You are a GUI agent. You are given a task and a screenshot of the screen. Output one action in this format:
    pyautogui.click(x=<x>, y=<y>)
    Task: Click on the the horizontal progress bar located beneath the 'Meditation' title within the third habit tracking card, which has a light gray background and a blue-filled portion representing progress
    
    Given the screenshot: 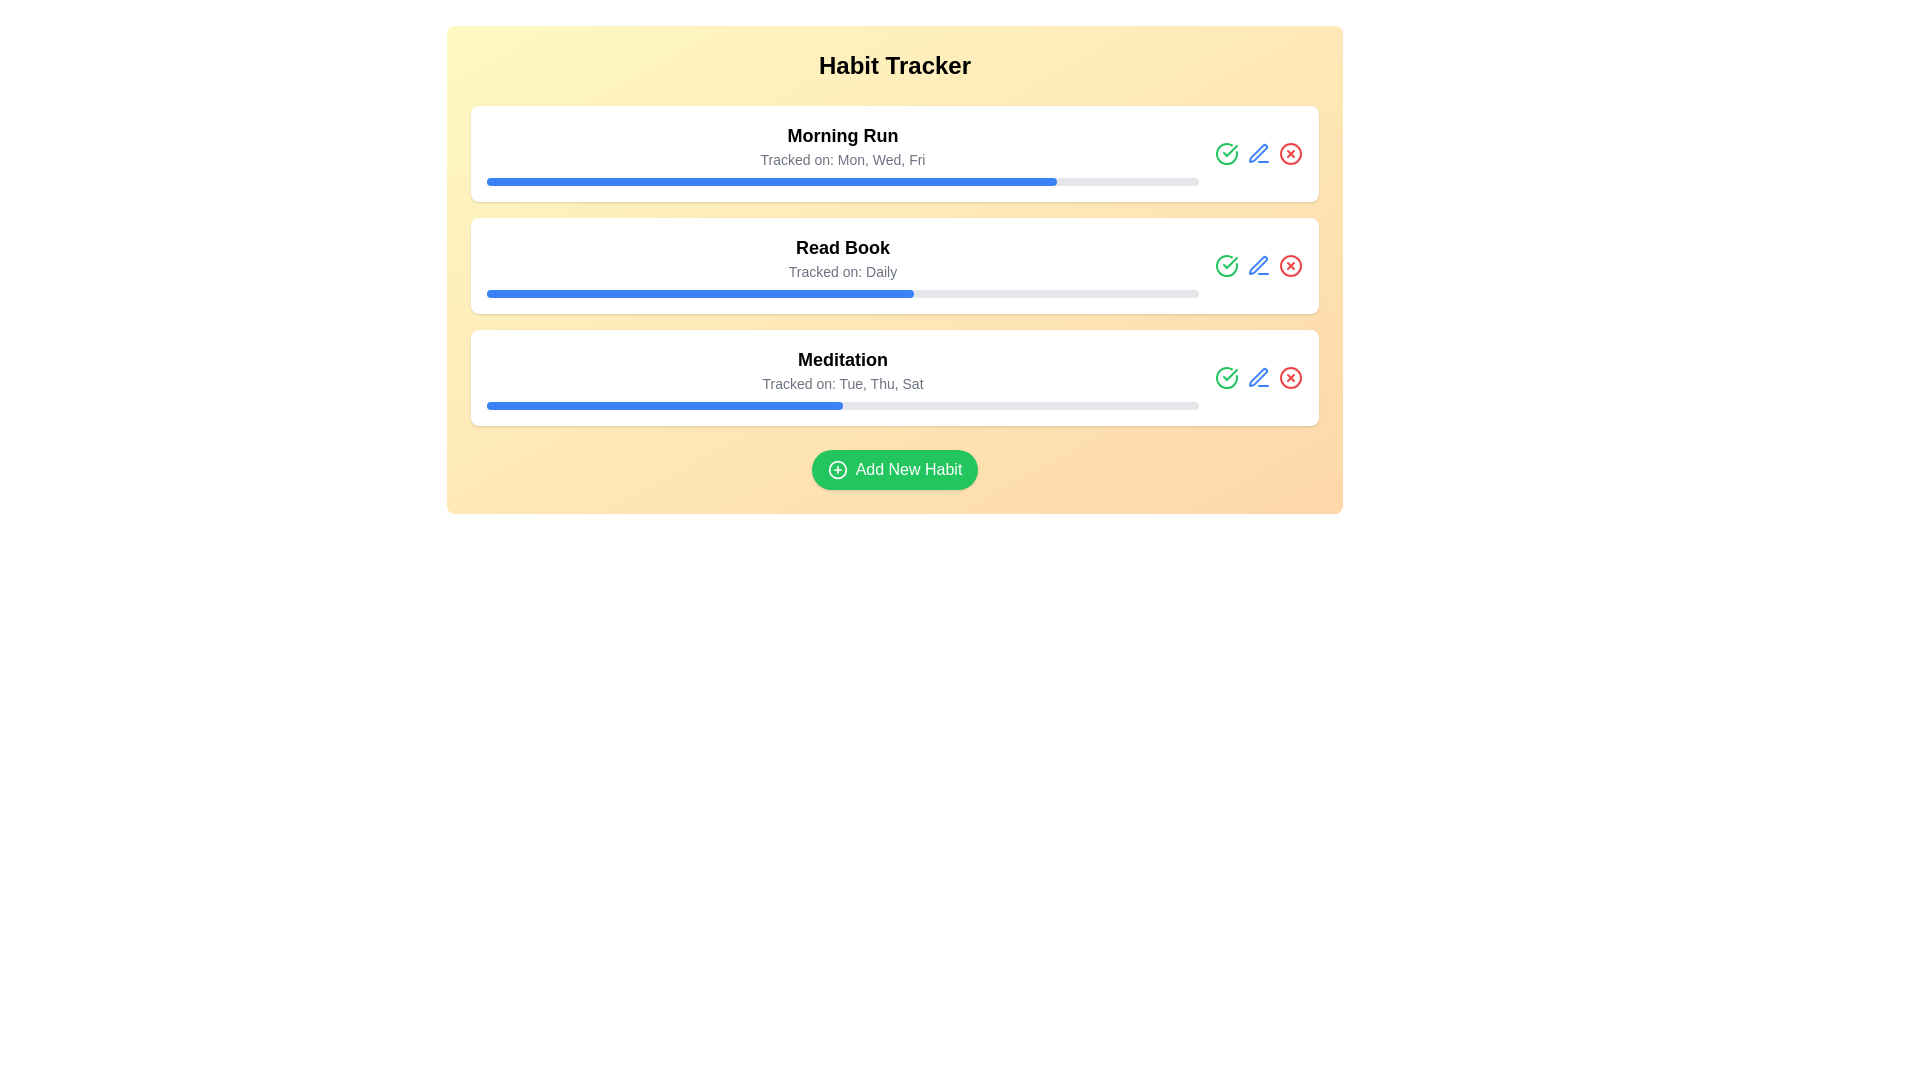 What is the action you would take?
    pyautogui.click(x=843, y=405)
    